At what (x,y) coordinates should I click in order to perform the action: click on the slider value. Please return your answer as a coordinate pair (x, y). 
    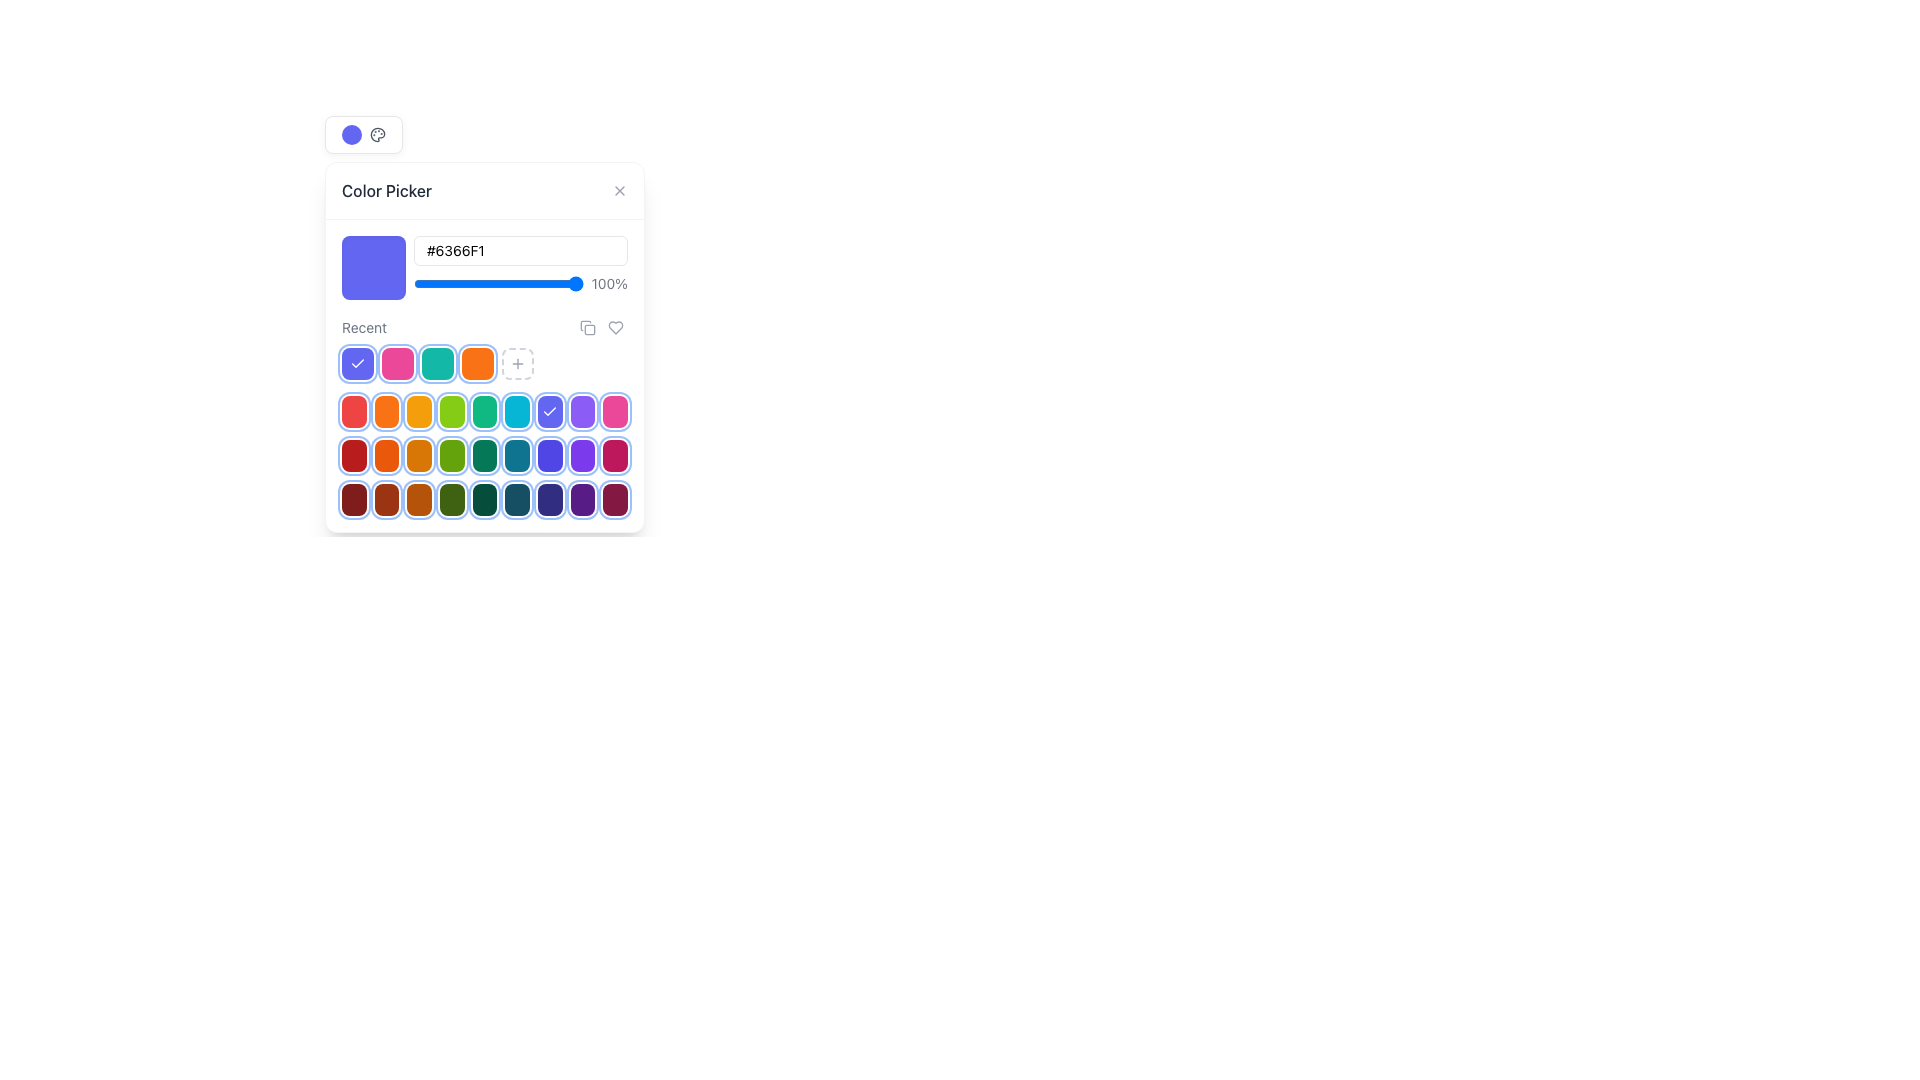
    Looking at the image, I should click on (481, 284).